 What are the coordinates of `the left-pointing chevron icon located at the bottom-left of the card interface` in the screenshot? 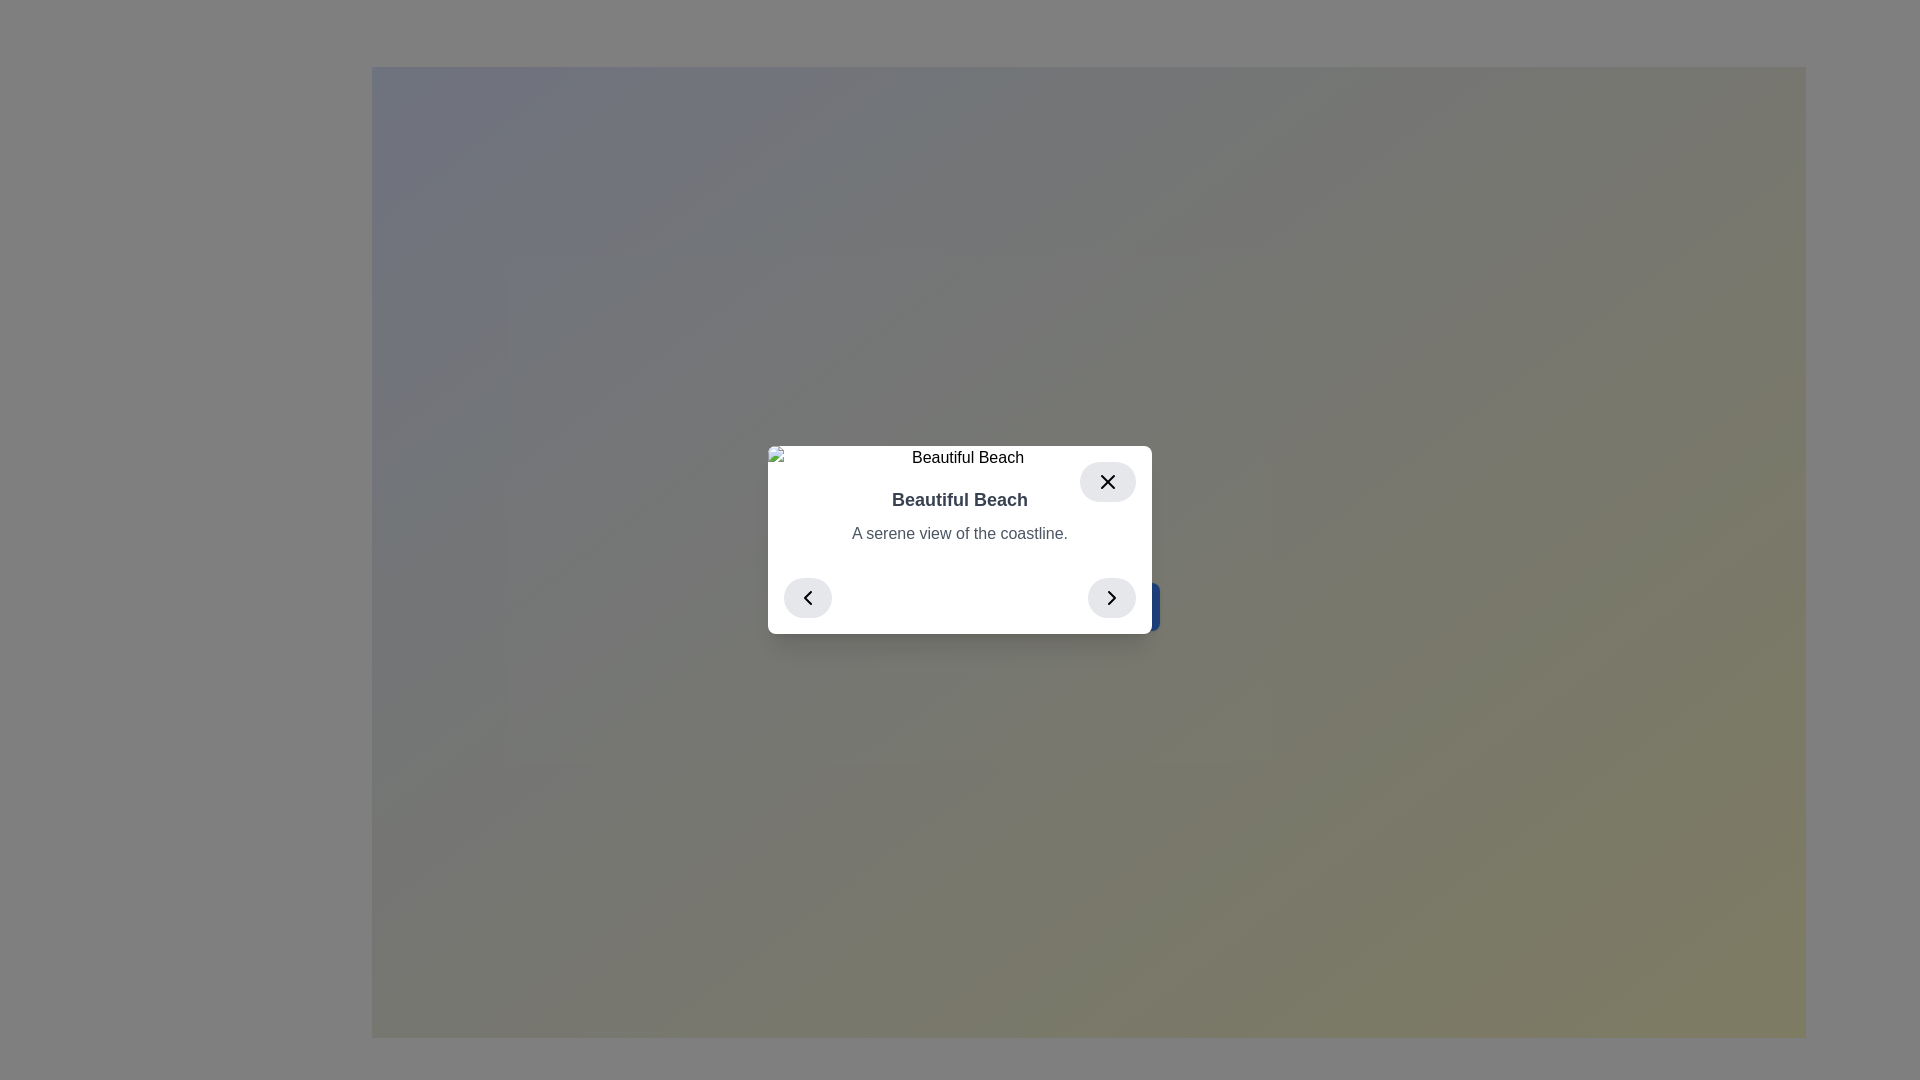 It's located at (807, 596).